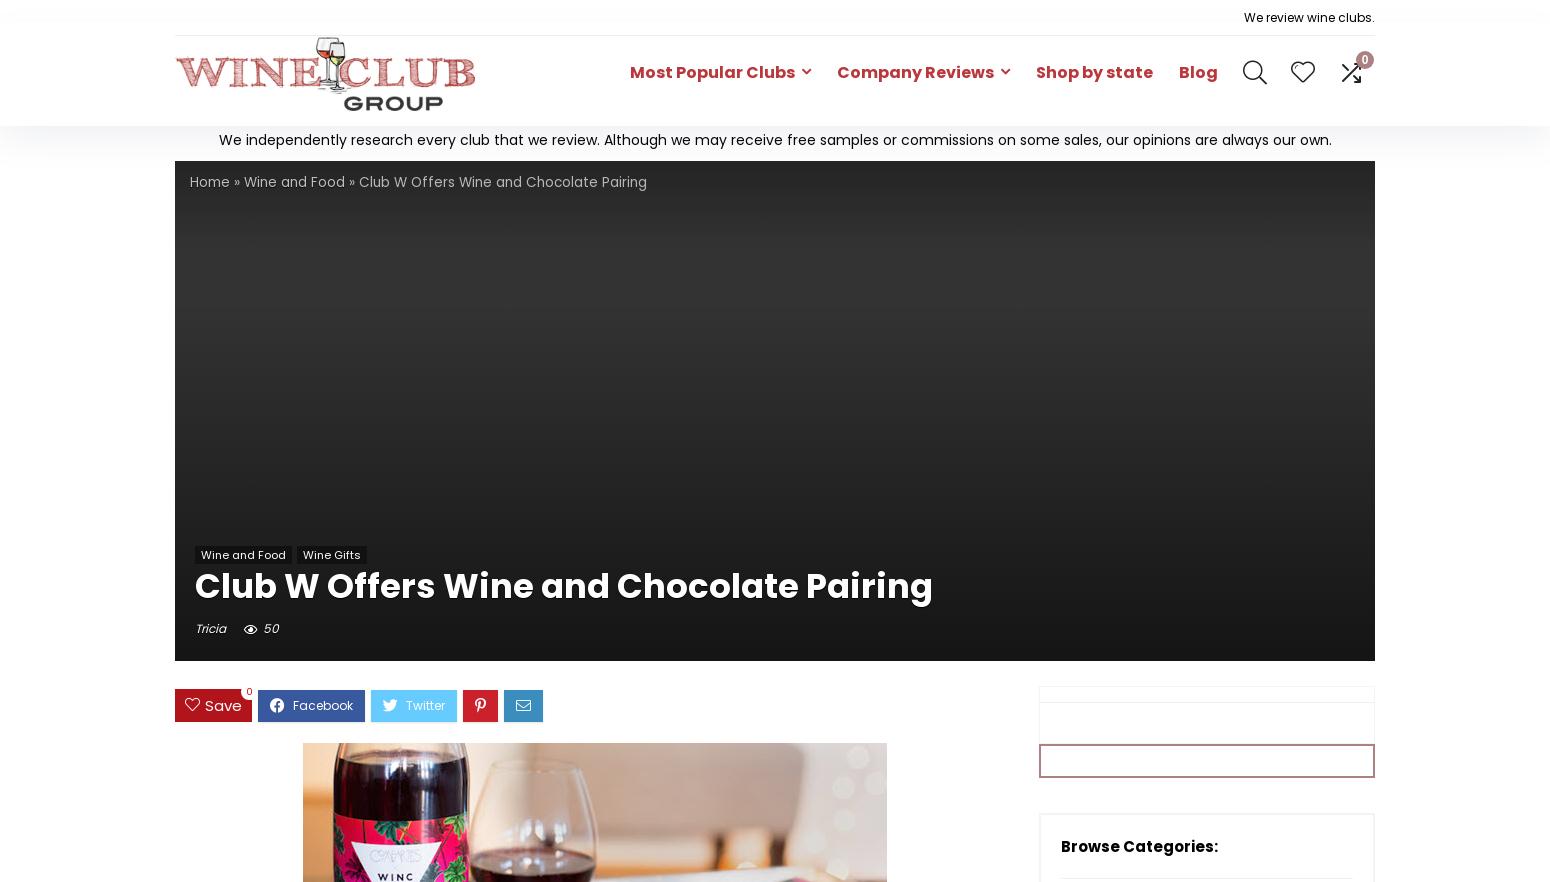  What do you see at coordinates (209, 626) in the screenshot?
I see `'Tricia'` at bounding box center [209, 626].